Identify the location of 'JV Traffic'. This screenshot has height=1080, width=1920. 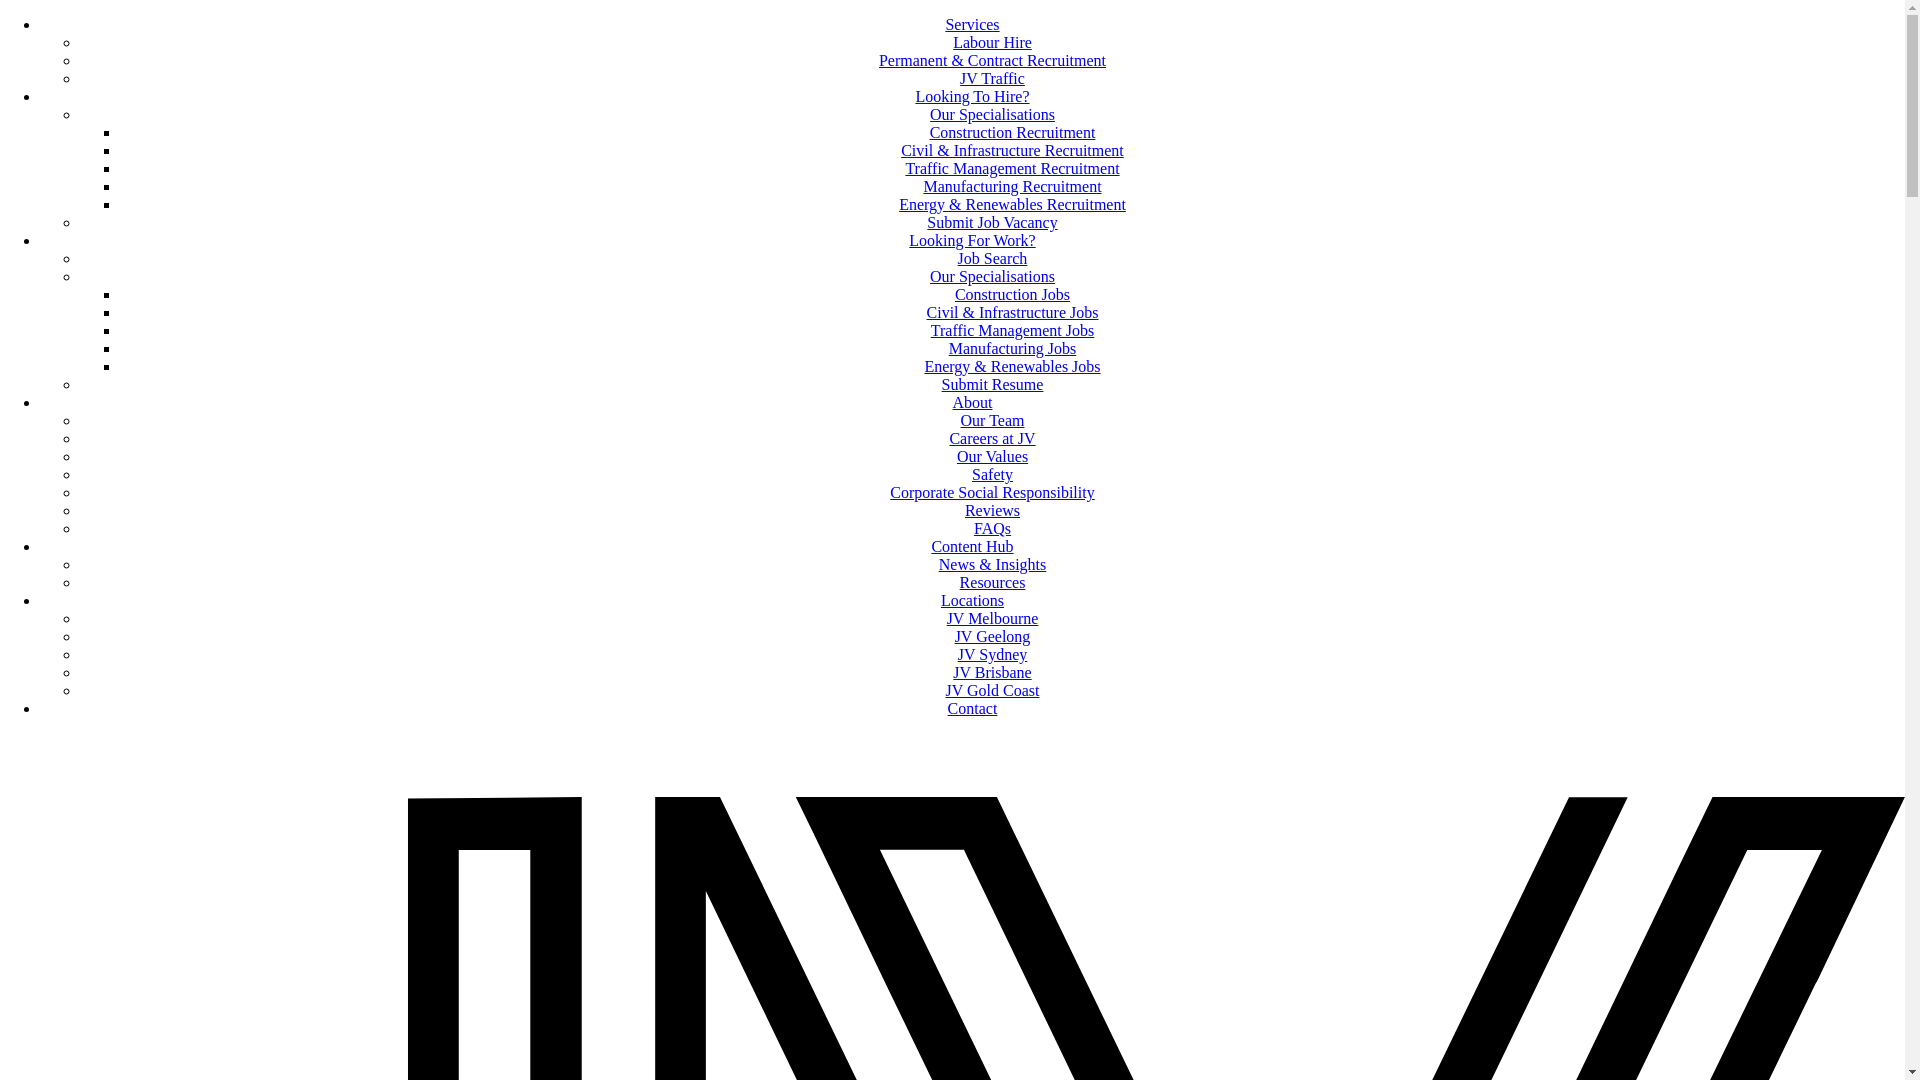
(992, 77).